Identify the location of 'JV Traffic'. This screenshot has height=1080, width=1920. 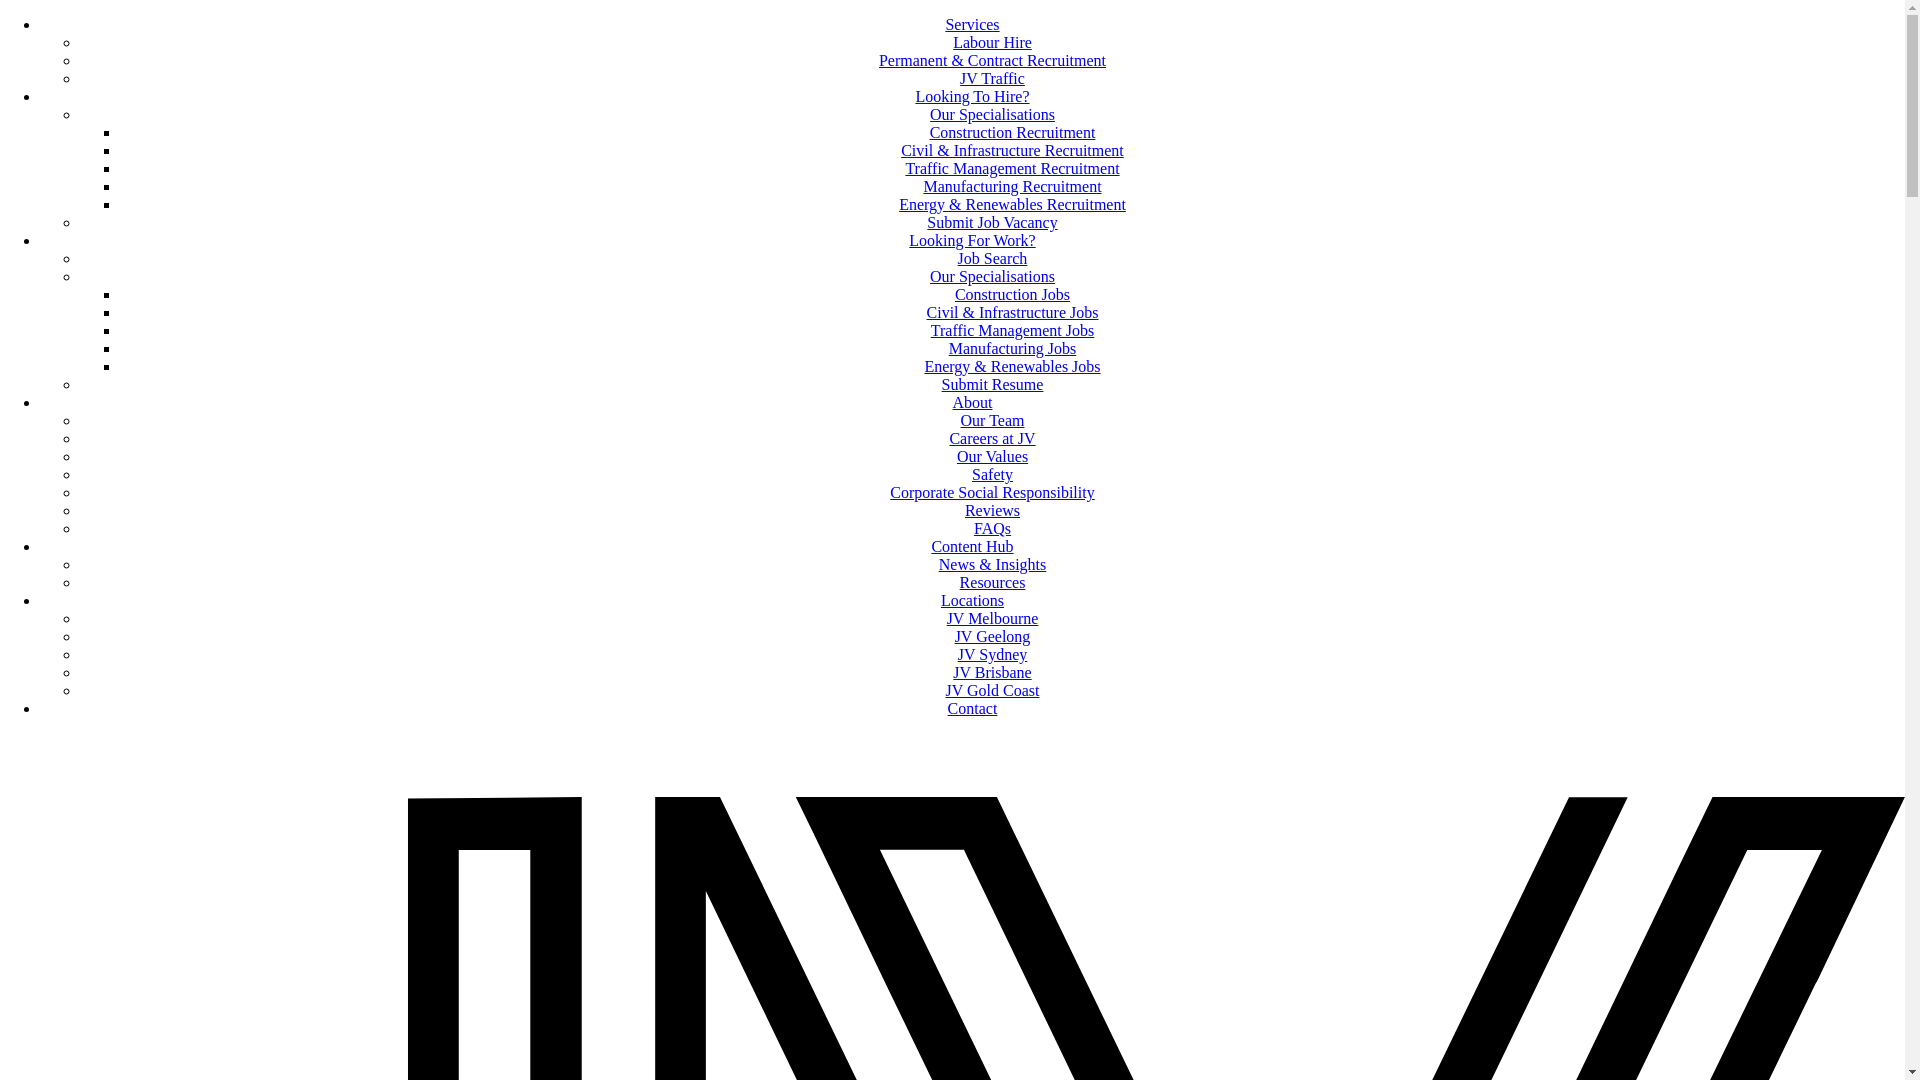
(992, 77).